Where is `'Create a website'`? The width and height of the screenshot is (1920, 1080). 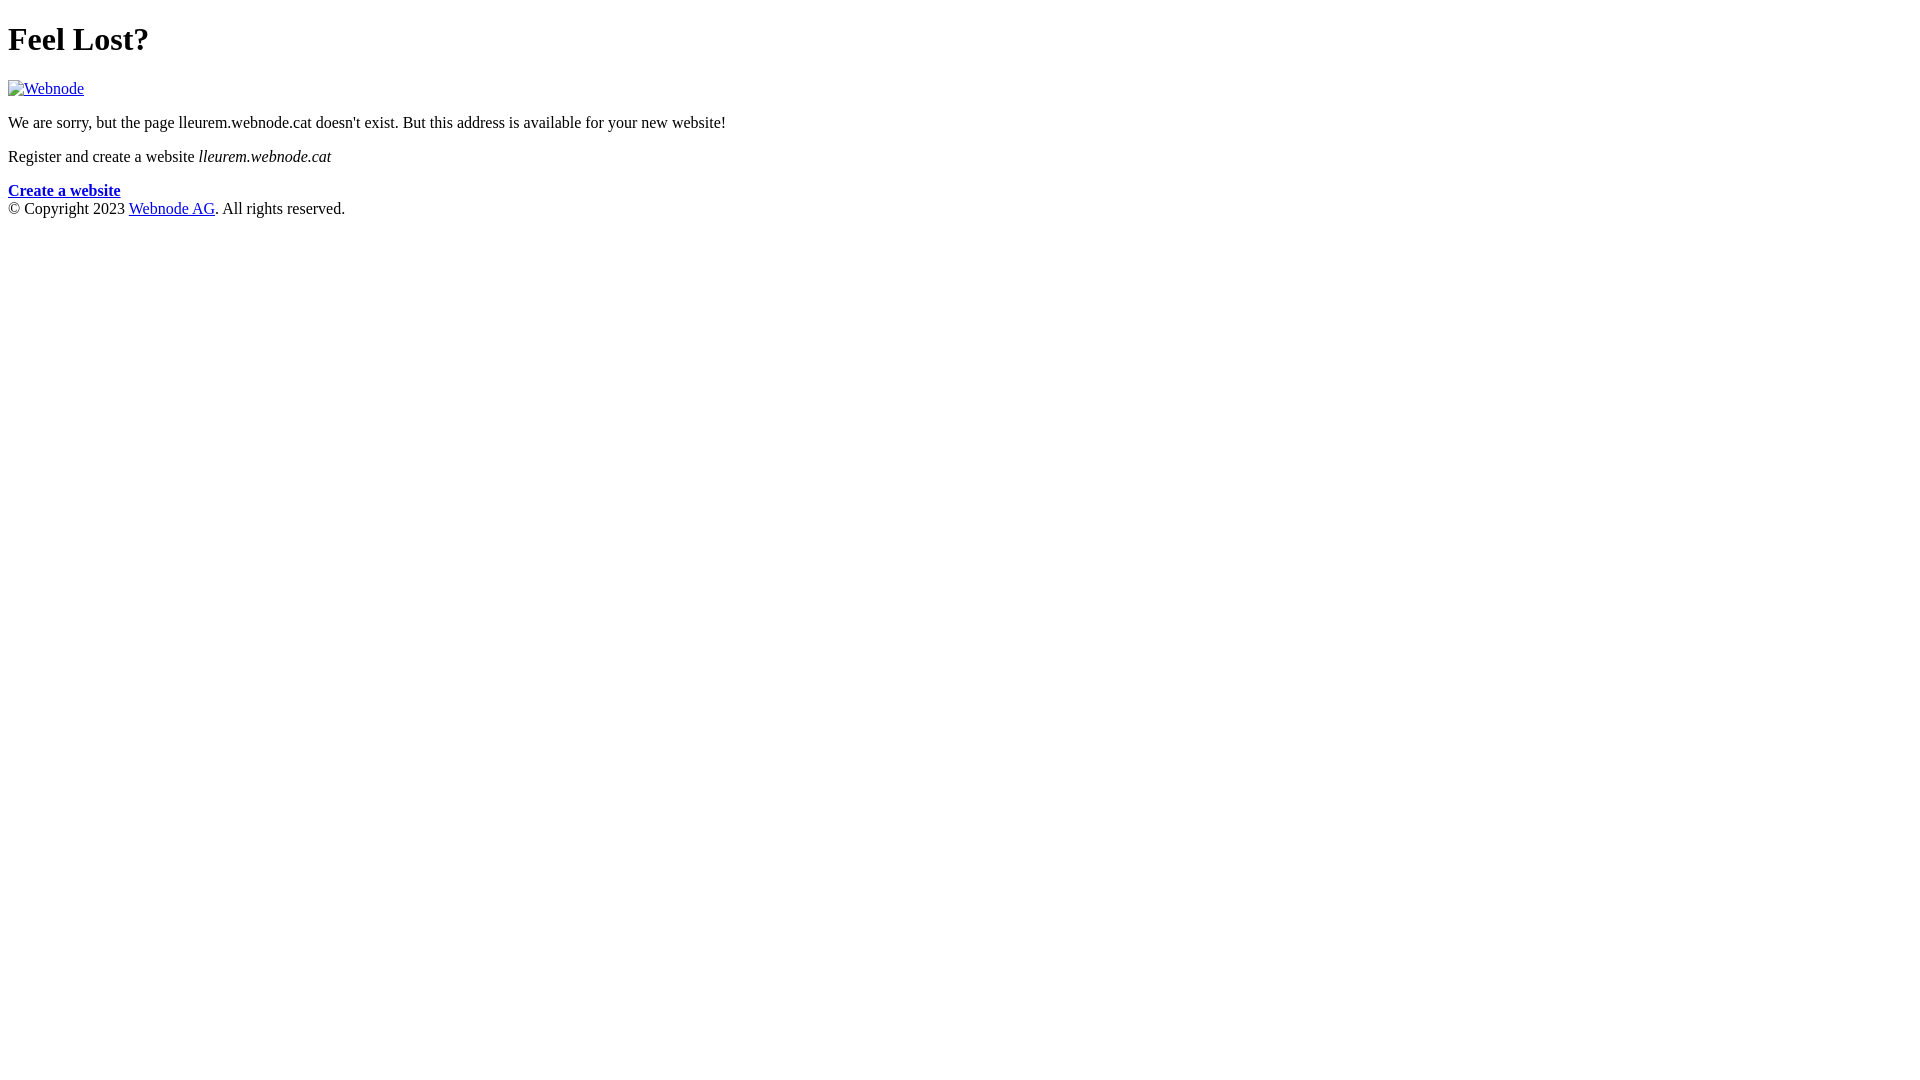 'Create a website' is located at coordinates (64, 190).